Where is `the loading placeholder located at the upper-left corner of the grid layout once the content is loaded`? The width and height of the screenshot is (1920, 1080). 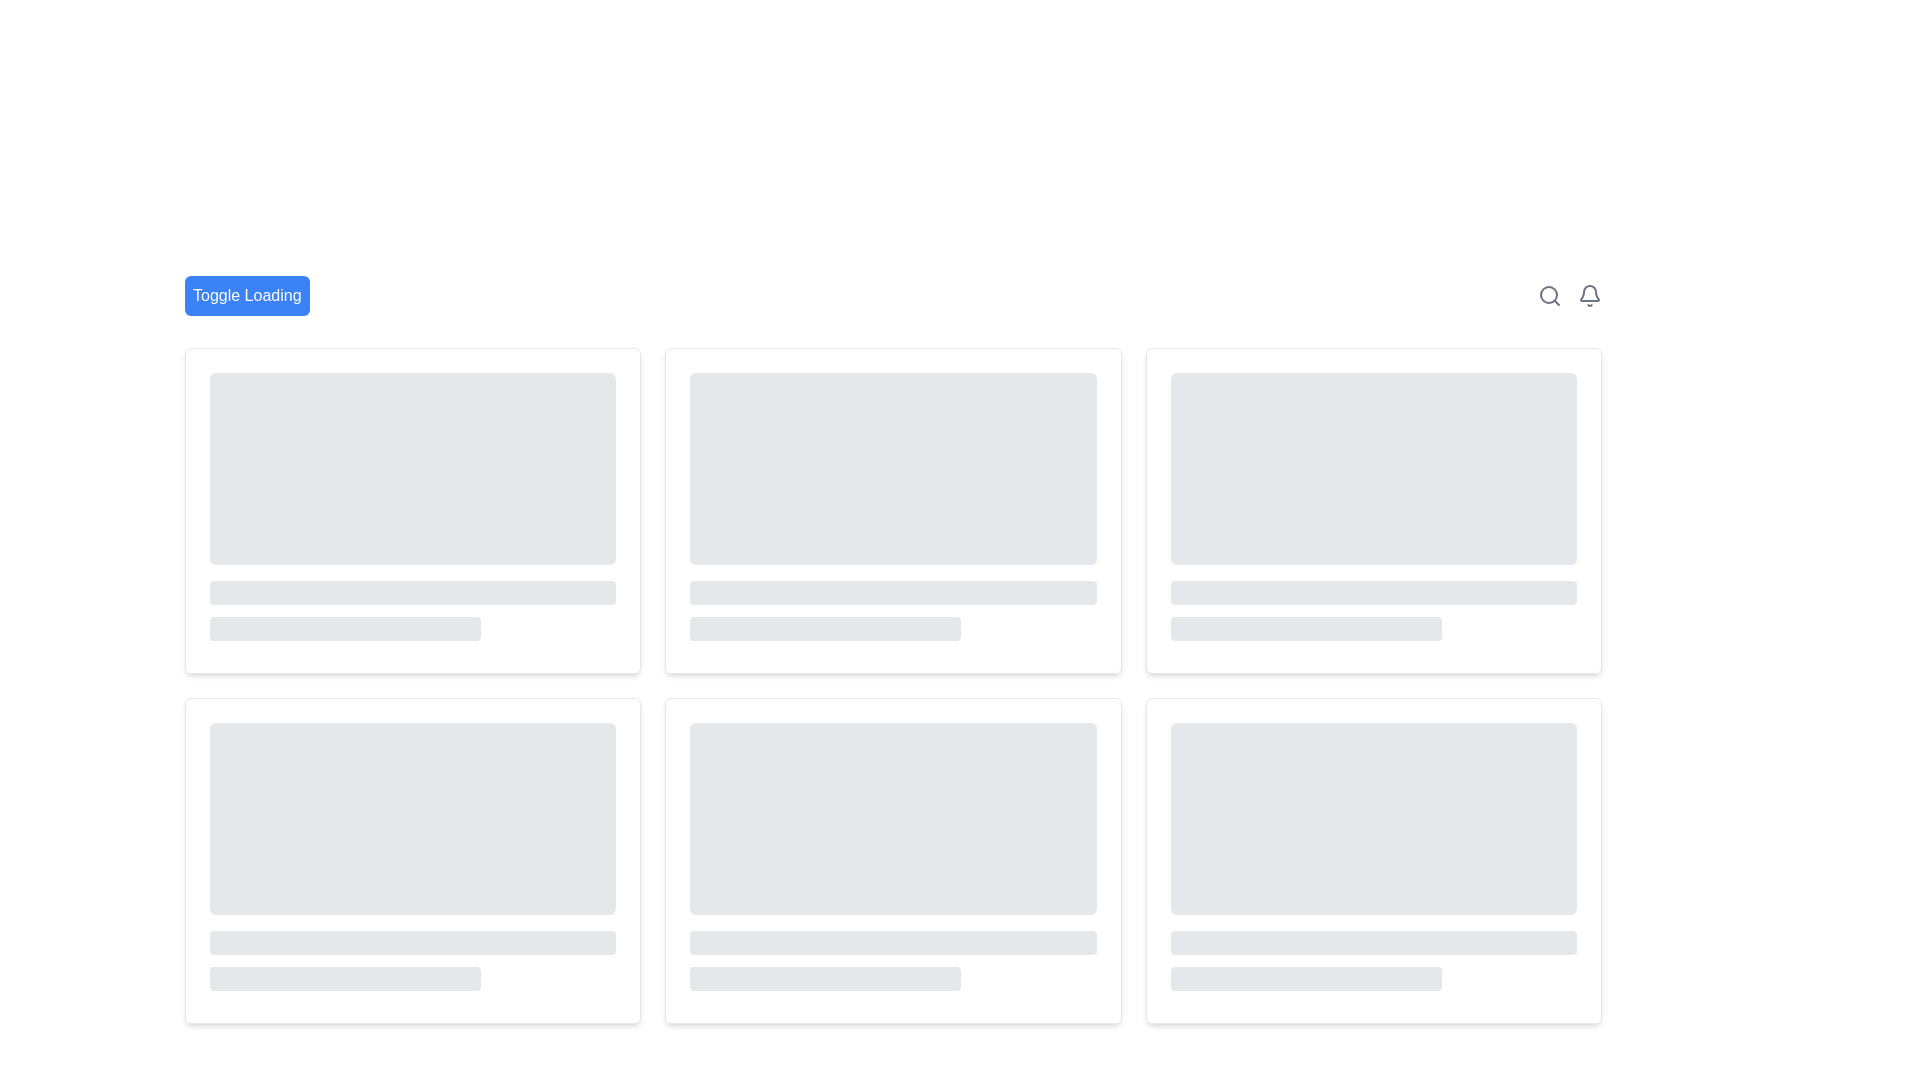
the loading placeholder located at the upper-left corner of the grid layout once the content is loaded is located at coordinates (412, 505).